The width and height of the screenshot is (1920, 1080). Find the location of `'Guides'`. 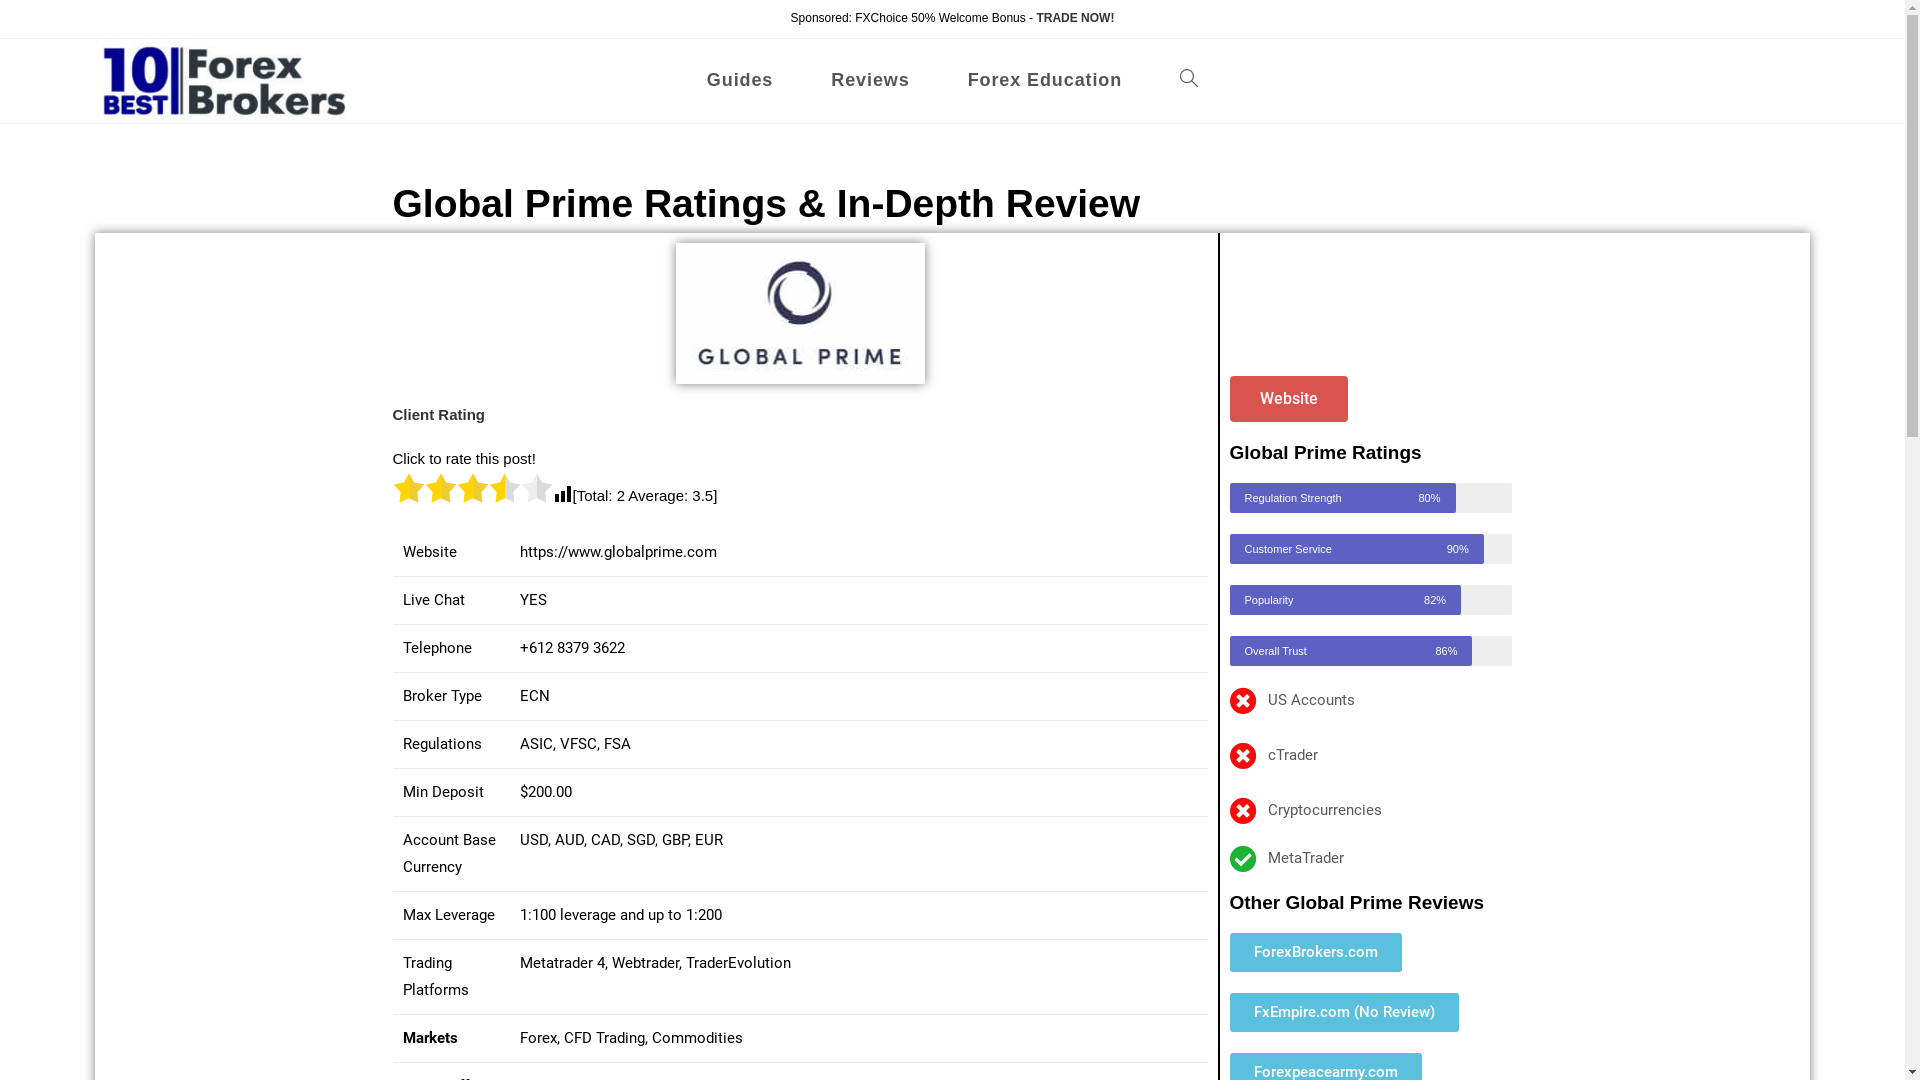

'Guides' is located at coordinates (738, 79).